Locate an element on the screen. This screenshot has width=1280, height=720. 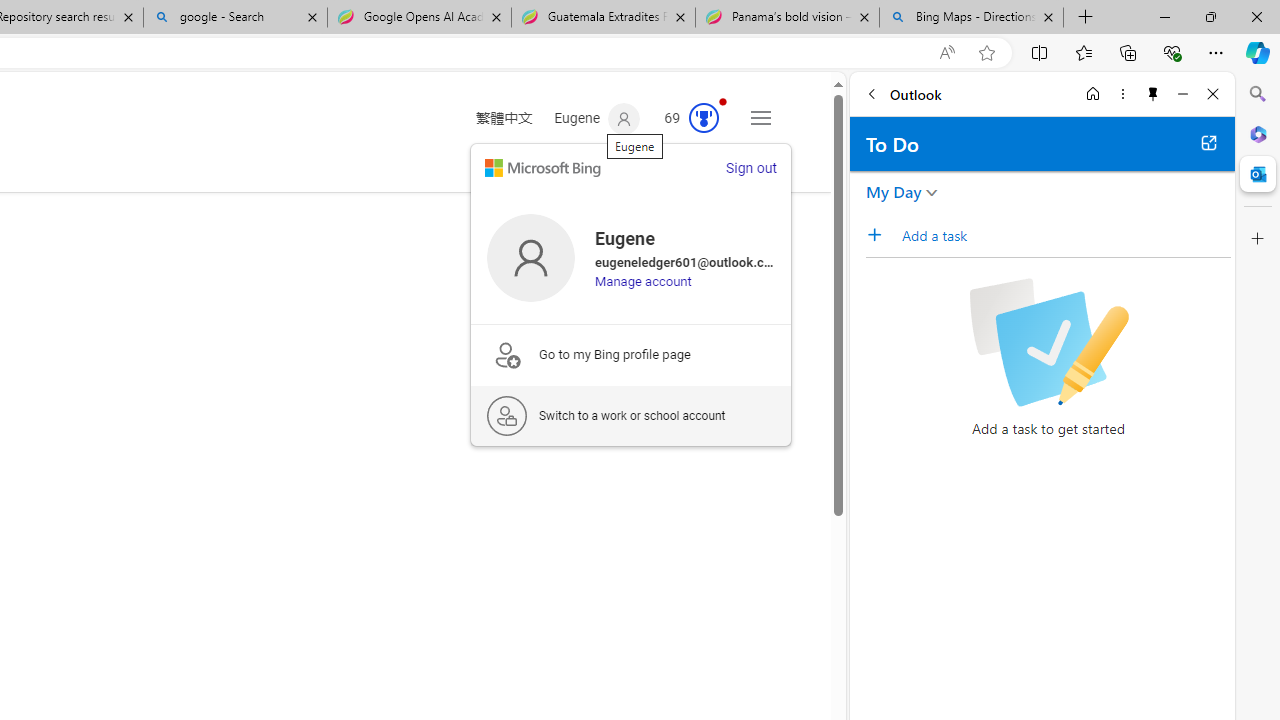
'Unpin side pane' is located at coordinates (1153, 93).